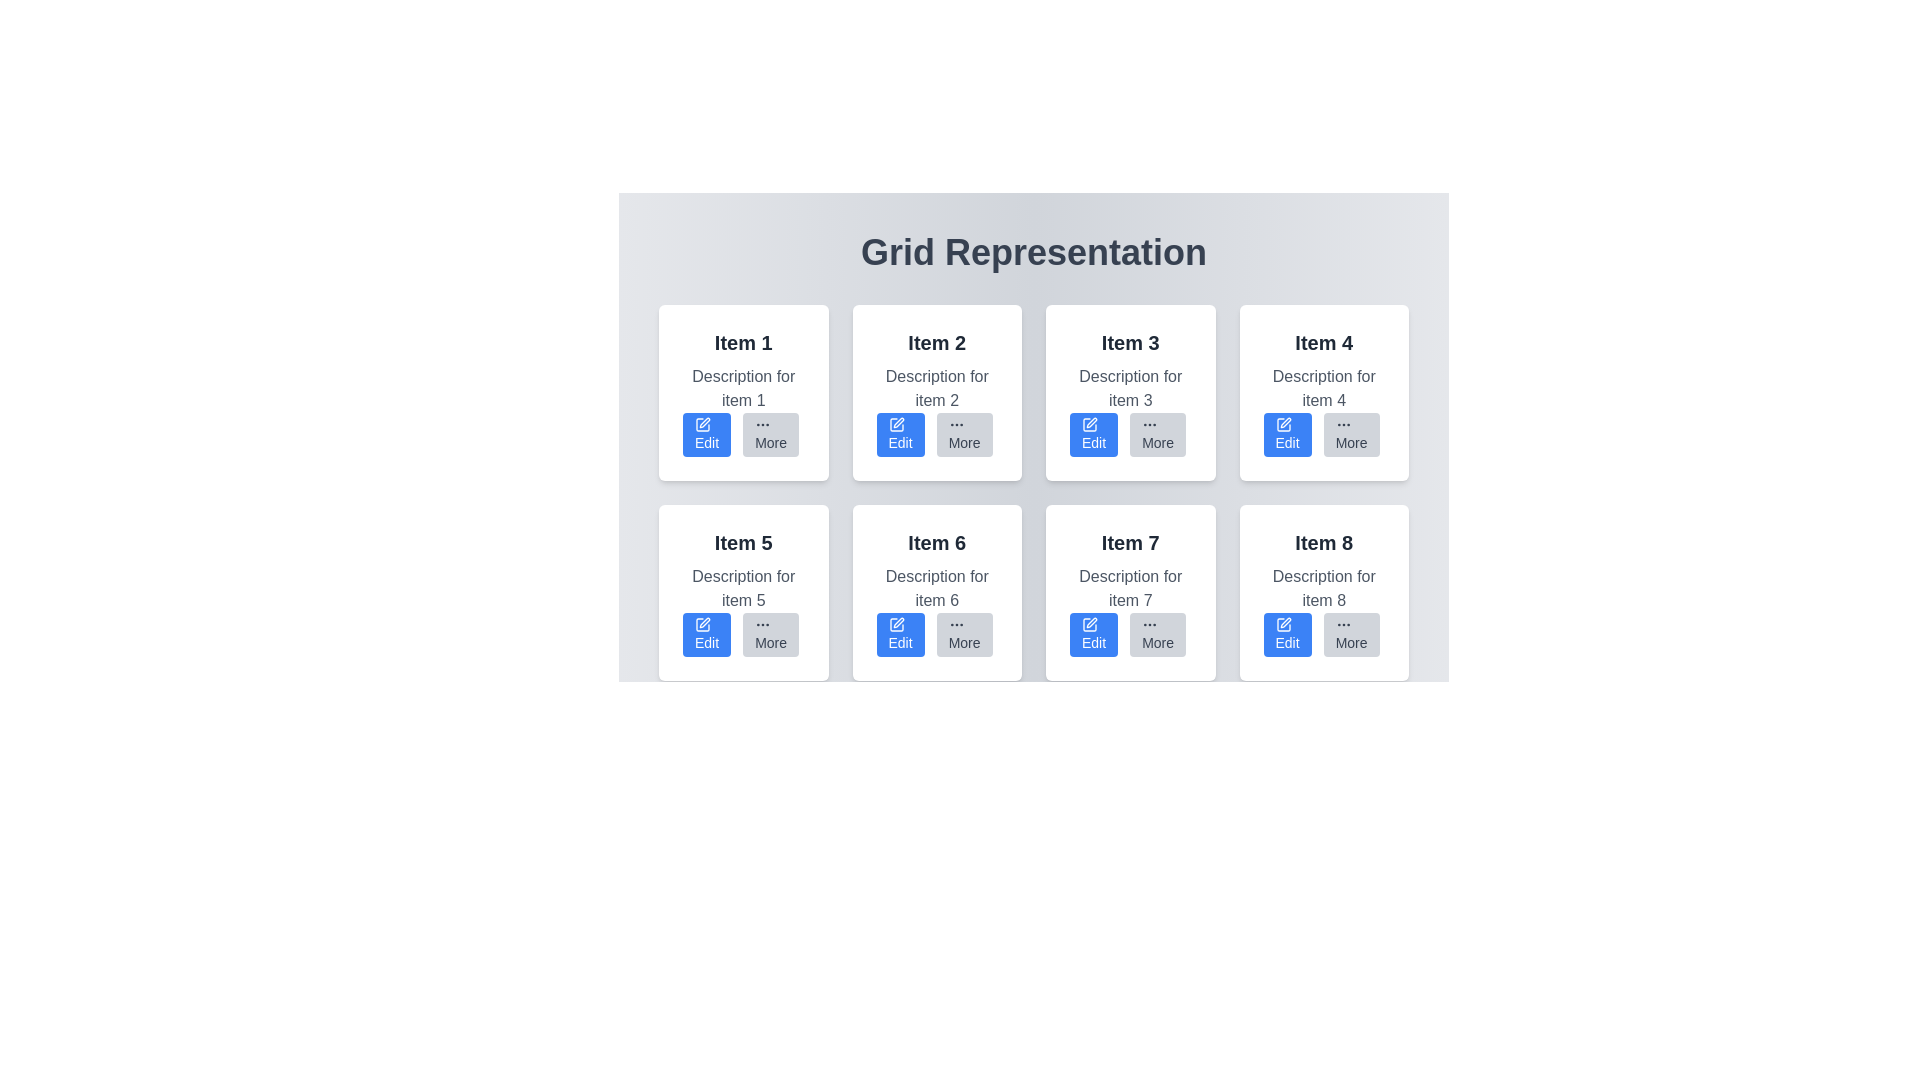 Image resolution: width=1920 pixels, height=1080 pixels. Describe the element at coordinates (1283, 423) in the screenshot. I see `the square icon with a pen inside, styled in line-art, located in the top-right quadrant of the grid layout within 'Item 4'` at that location.